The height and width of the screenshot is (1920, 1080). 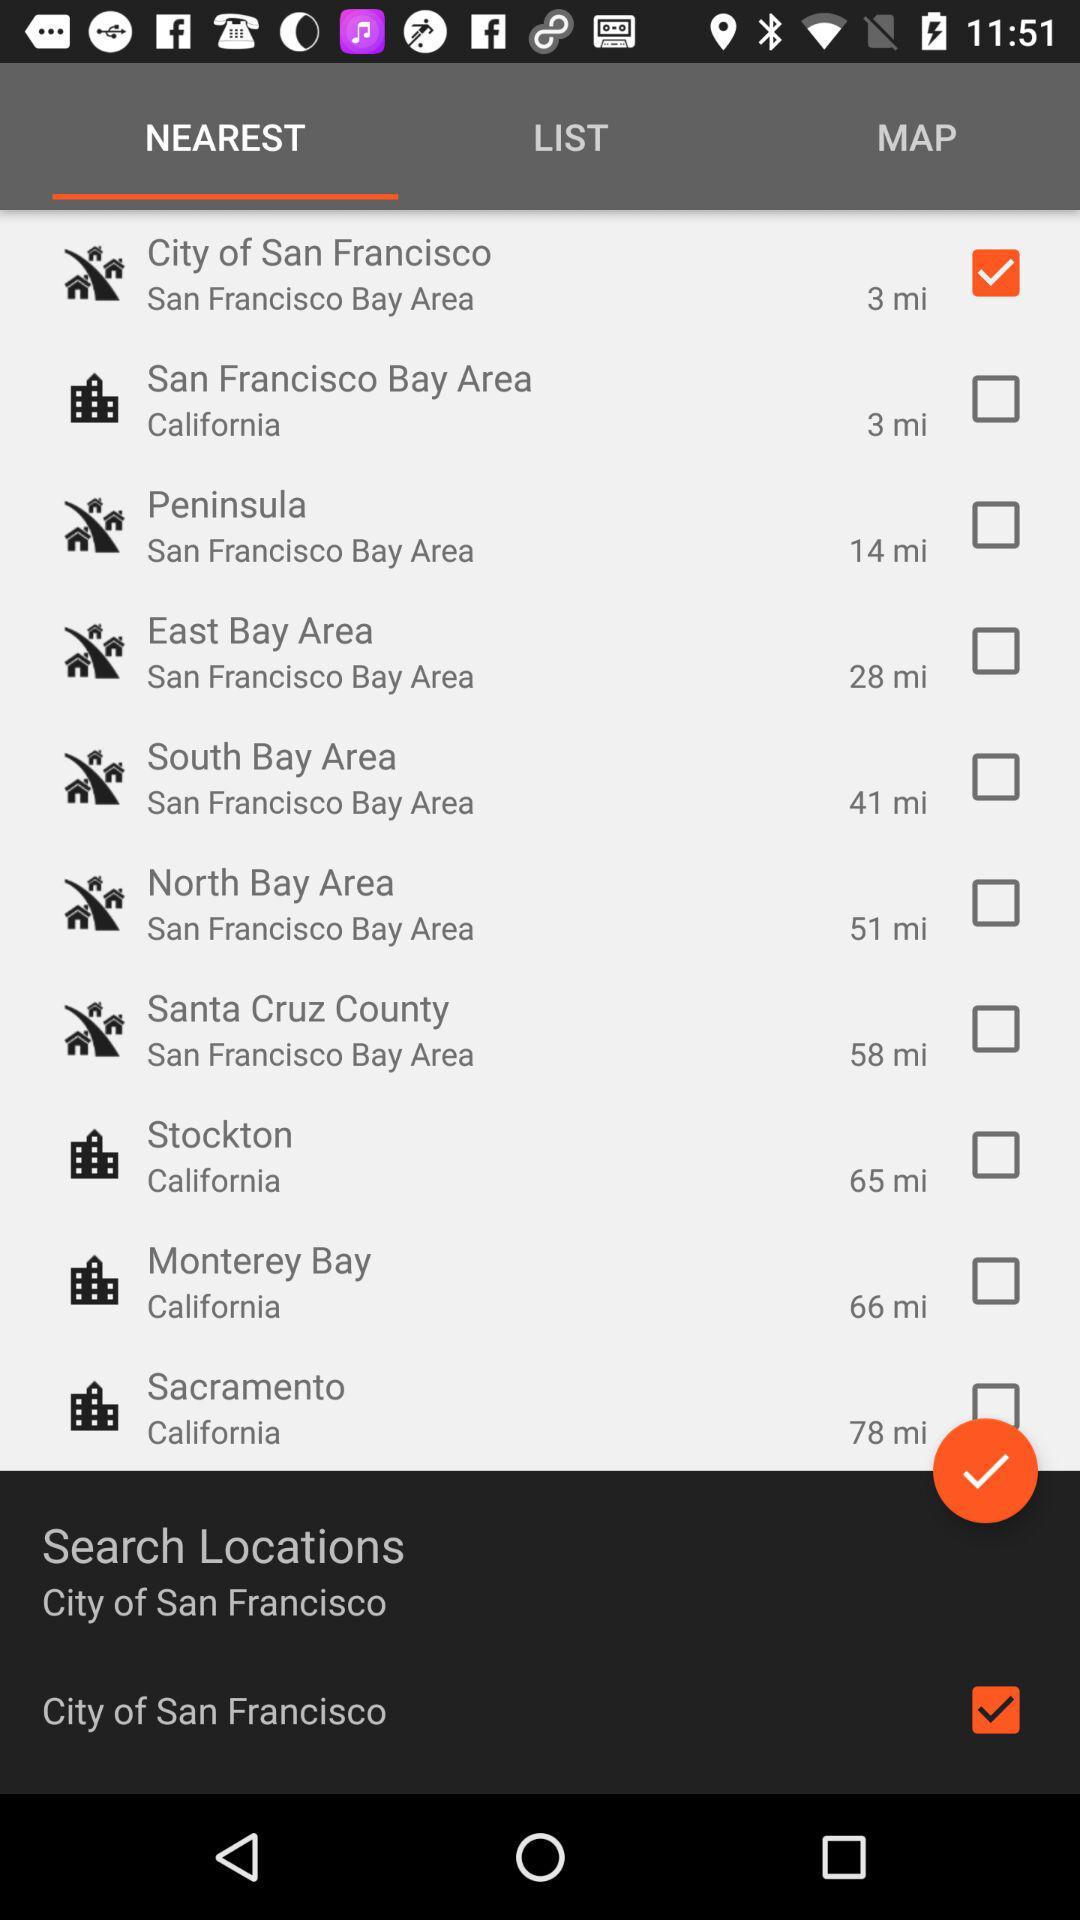 I want to click on checkbox to select, so click(x=995, y=524).